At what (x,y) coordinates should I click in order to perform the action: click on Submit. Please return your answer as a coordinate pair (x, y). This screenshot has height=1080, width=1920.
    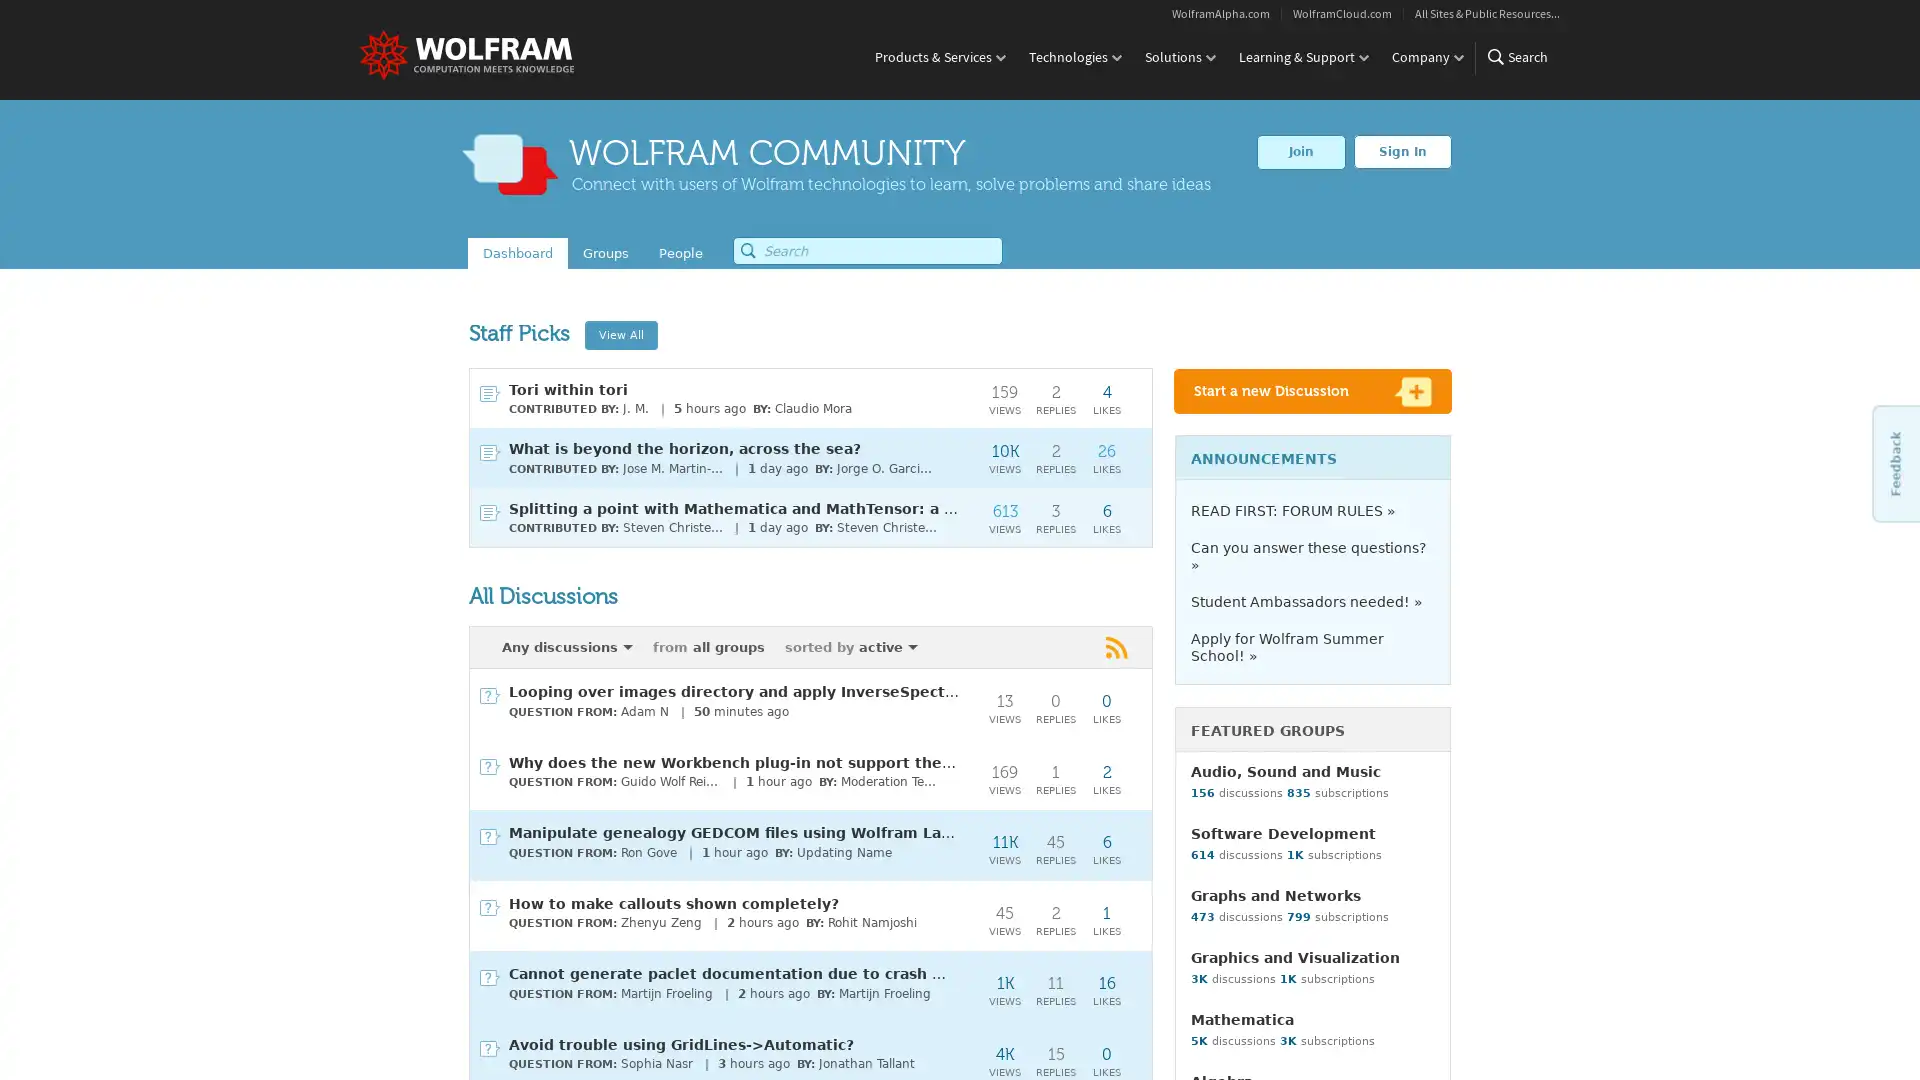
    Looking at the image, I should click on (747, 249).